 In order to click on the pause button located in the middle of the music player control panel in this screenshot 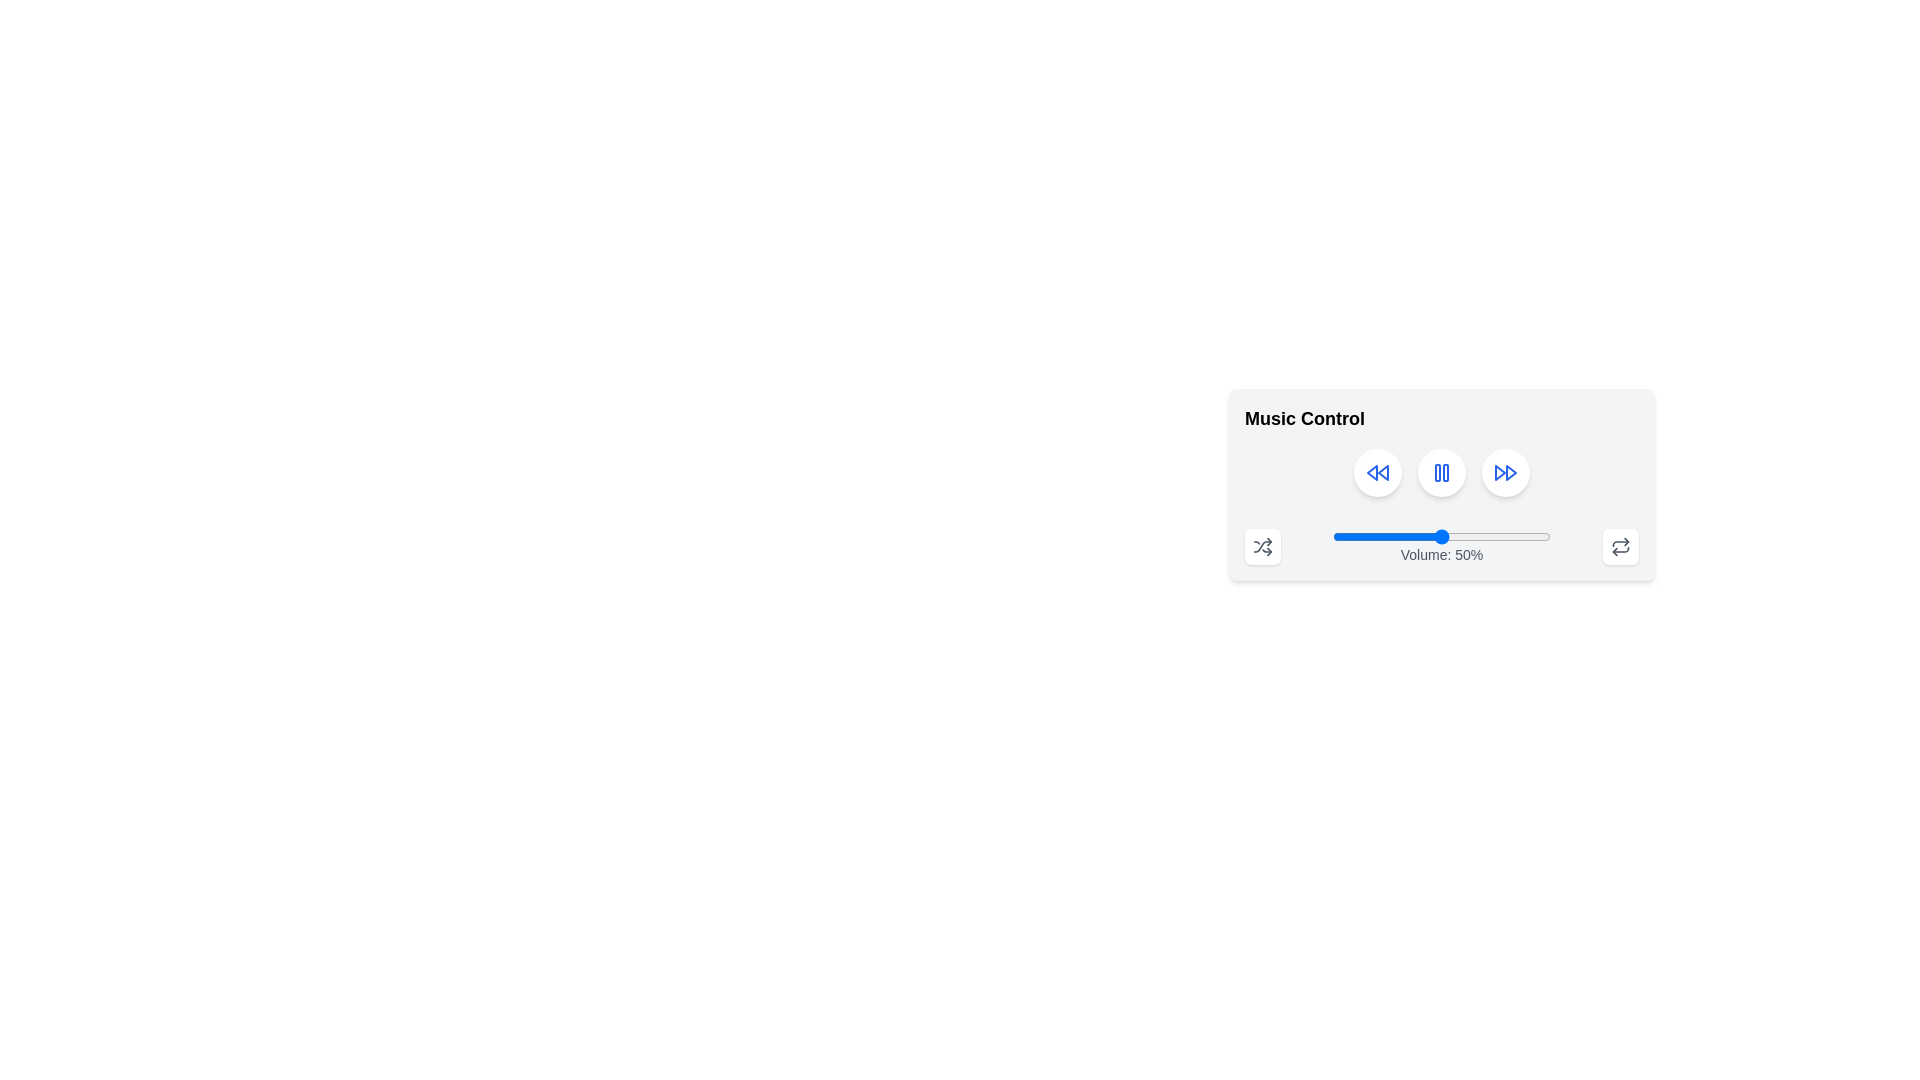, I will do `click(1441, 473)`.